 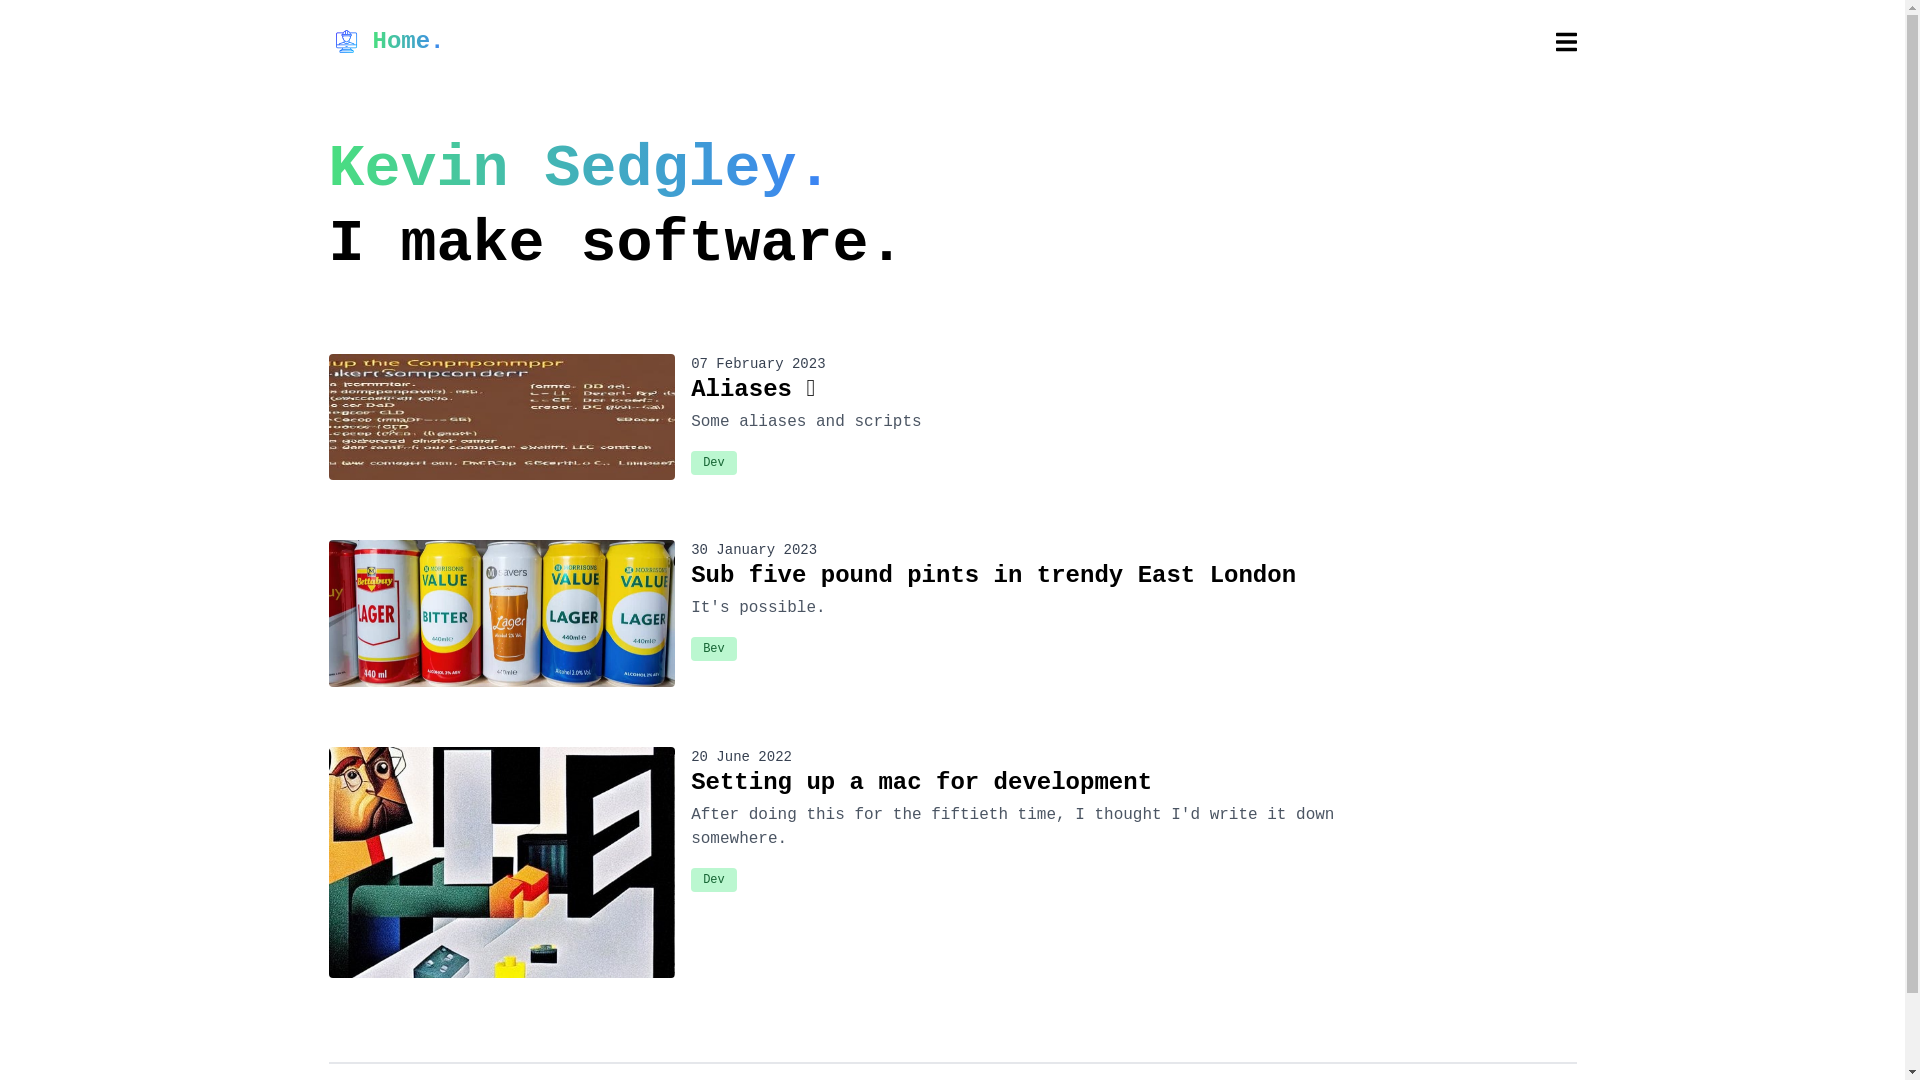 I want to click on 'Dev', so click(x=714, y=462).